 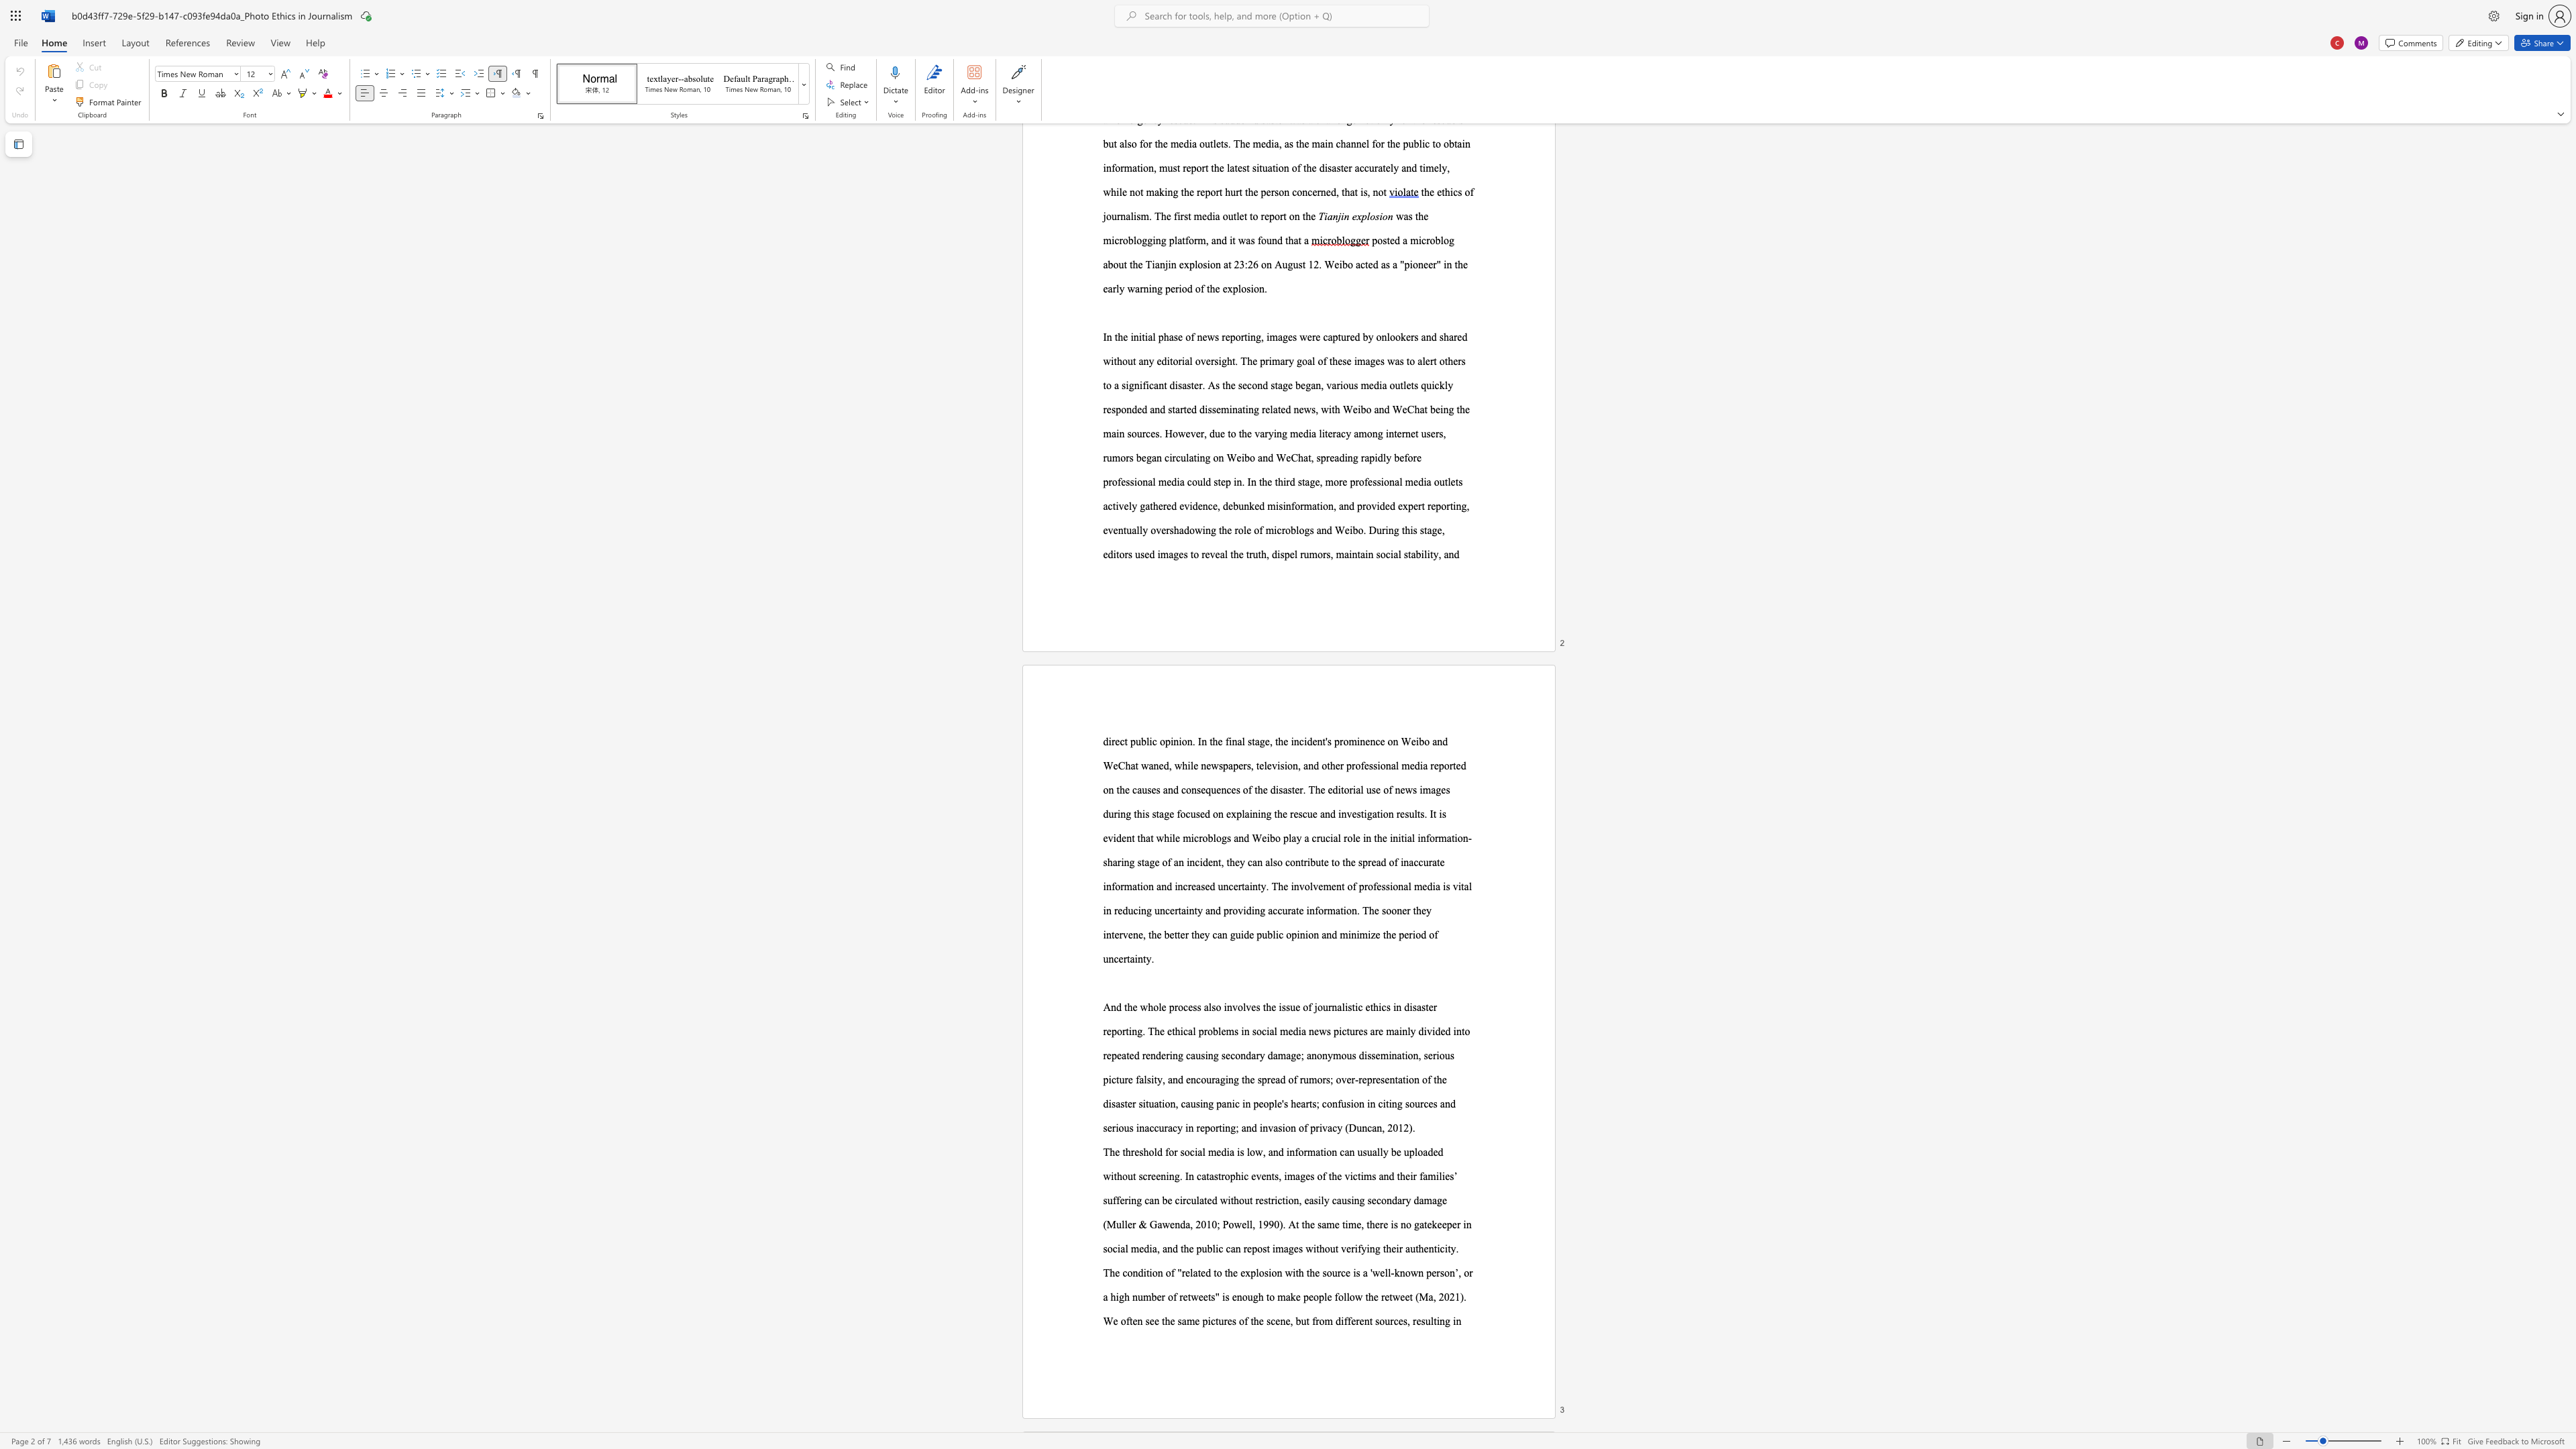 What do you see at coordinates (1189, 1006) in the screenshot?
I see `the 2th character "e" in the text` at bounding box center [1189, 1006].